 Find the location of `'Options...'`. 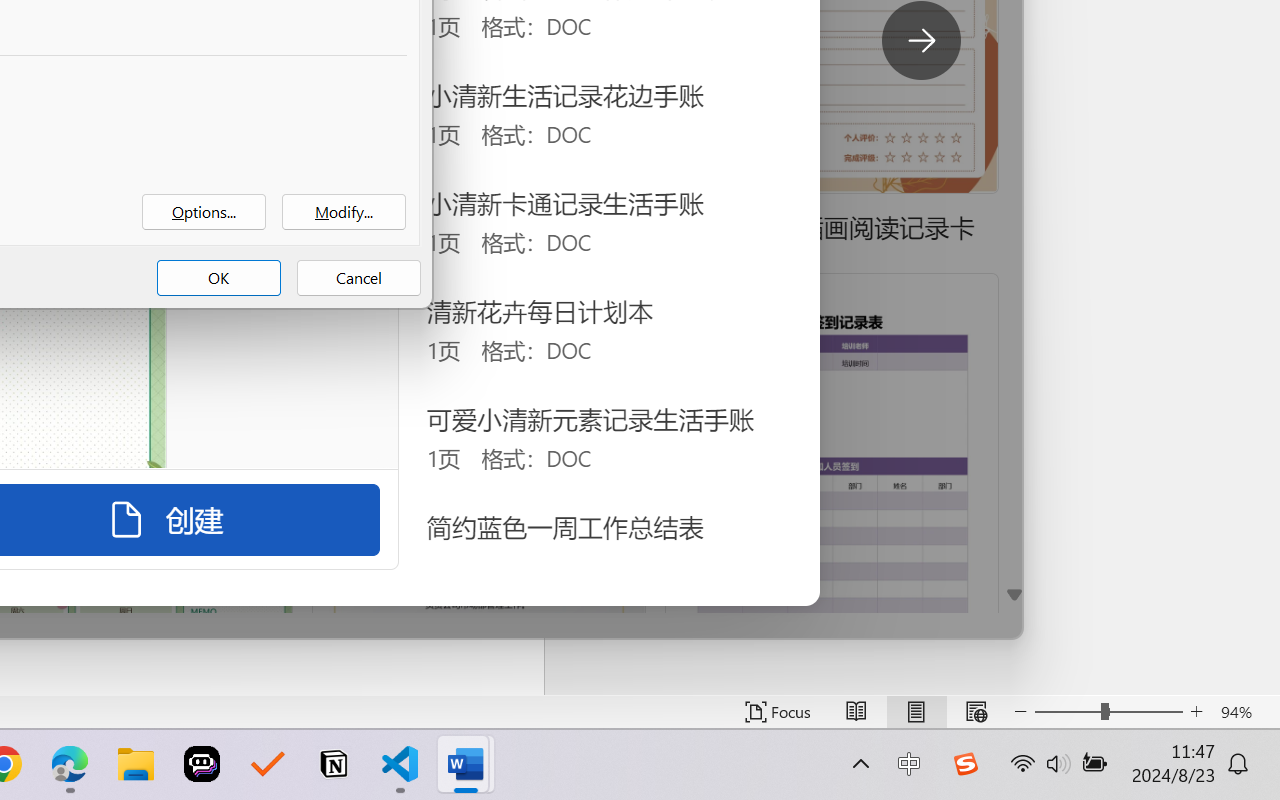

'Options...' is located at coordinates (204, 212).